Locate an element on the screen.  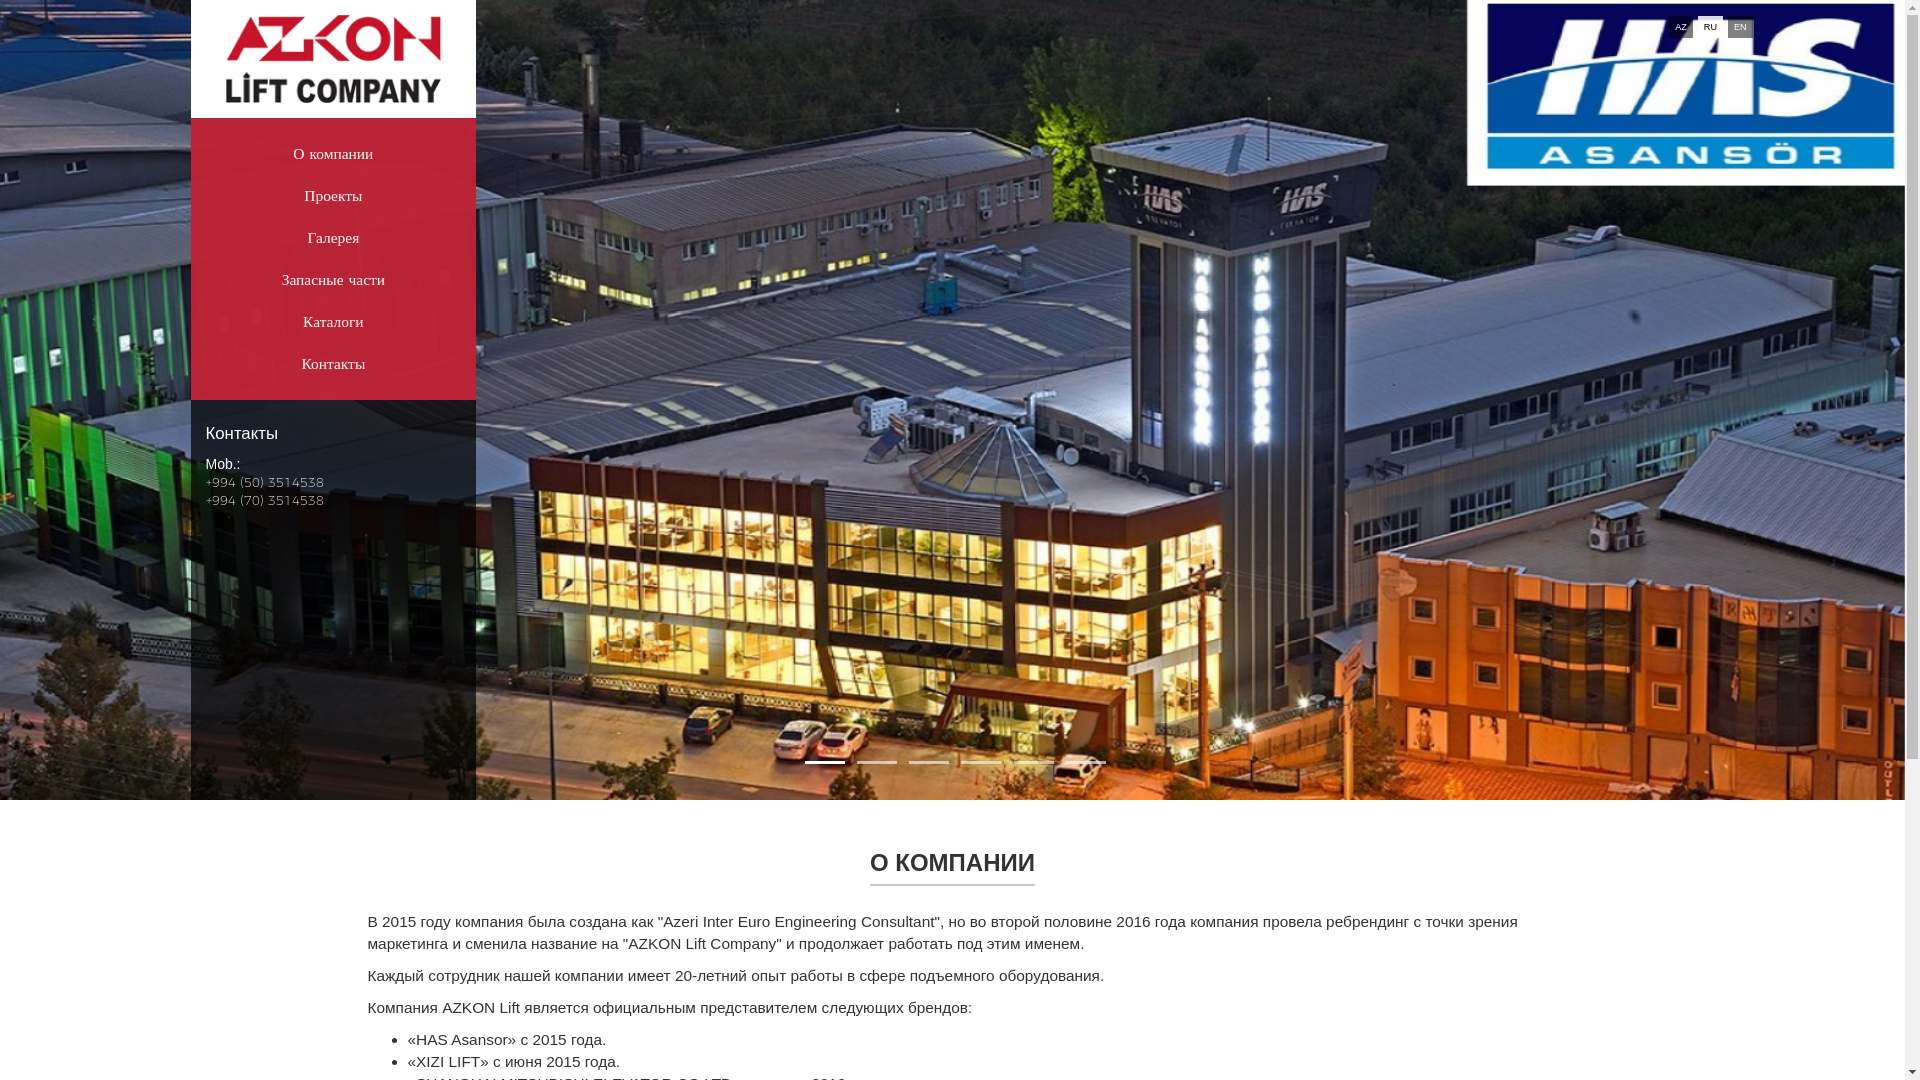
'RU' is located at coordinates (1709, 27).